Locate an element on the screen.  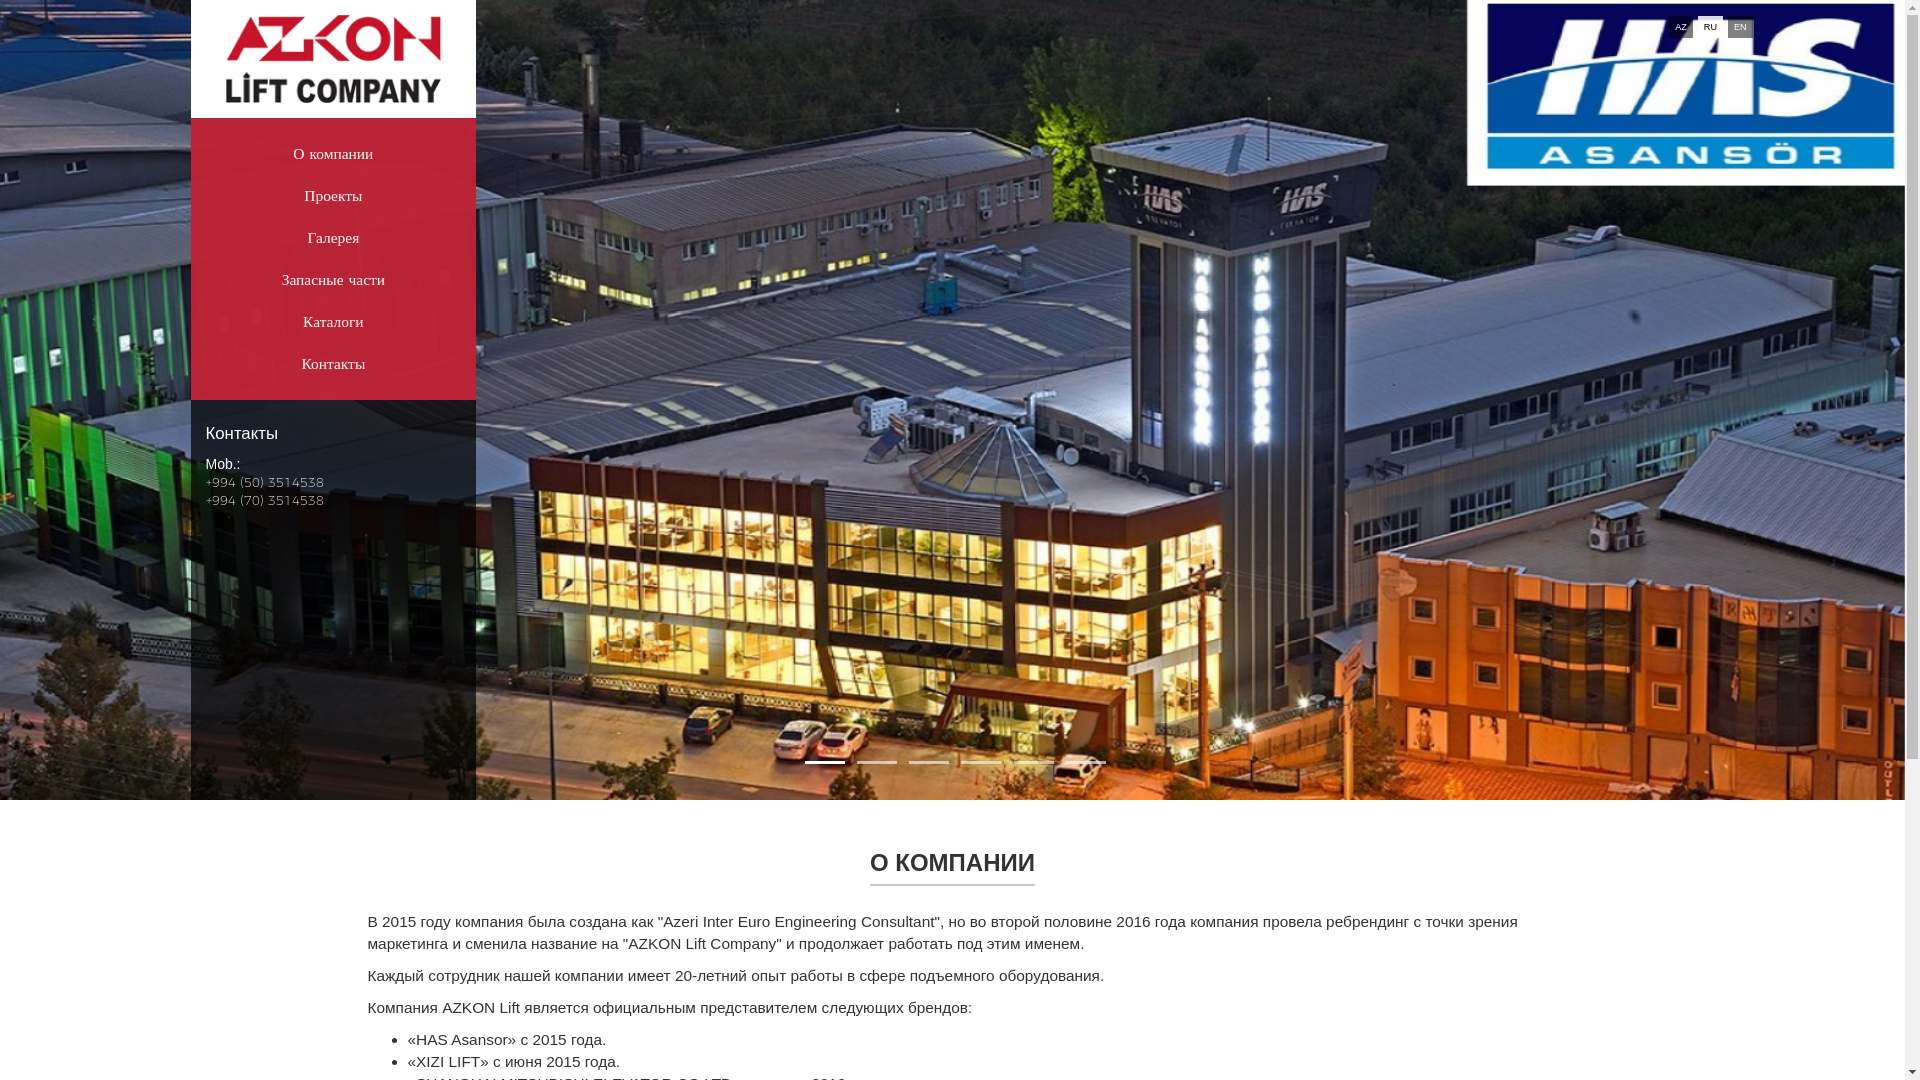
'RU' is located at coordinates (1709, 27).